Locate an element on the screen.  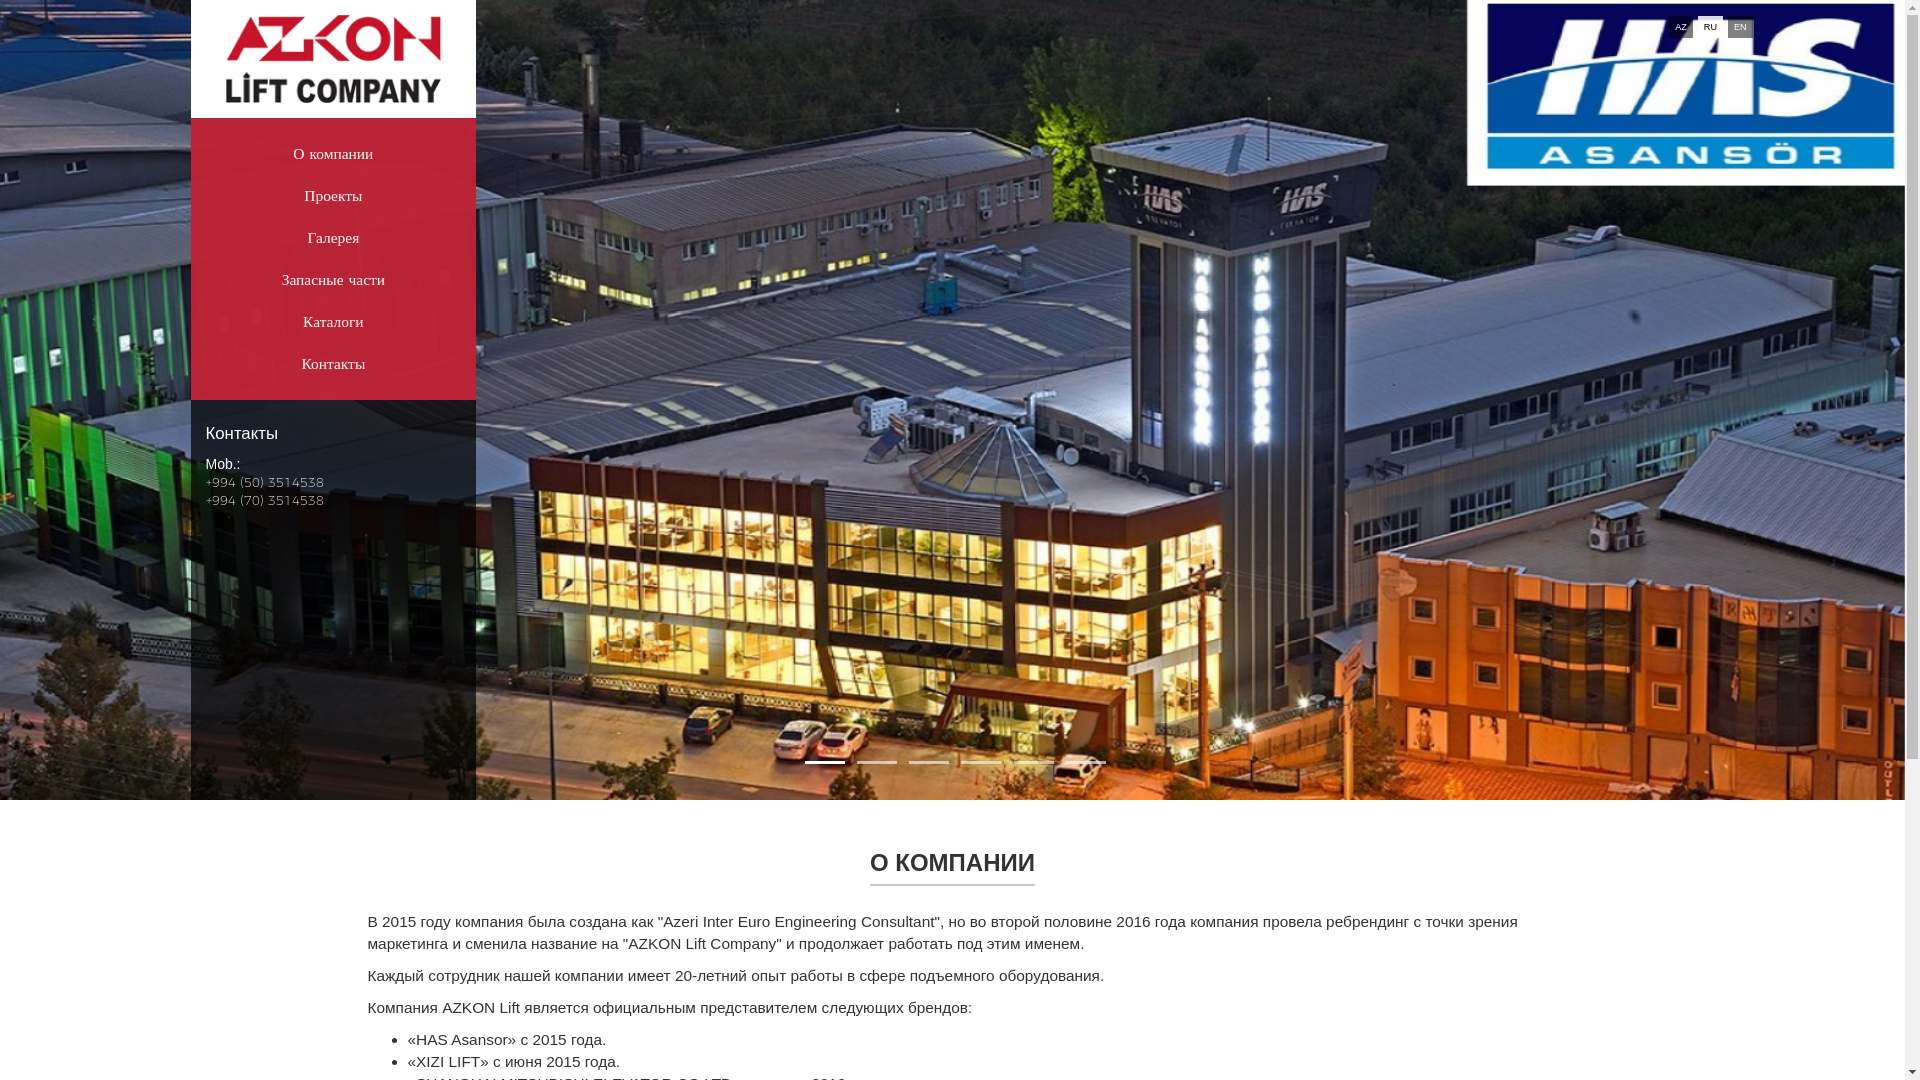
'RU' is located at coordinates (1709, 27).